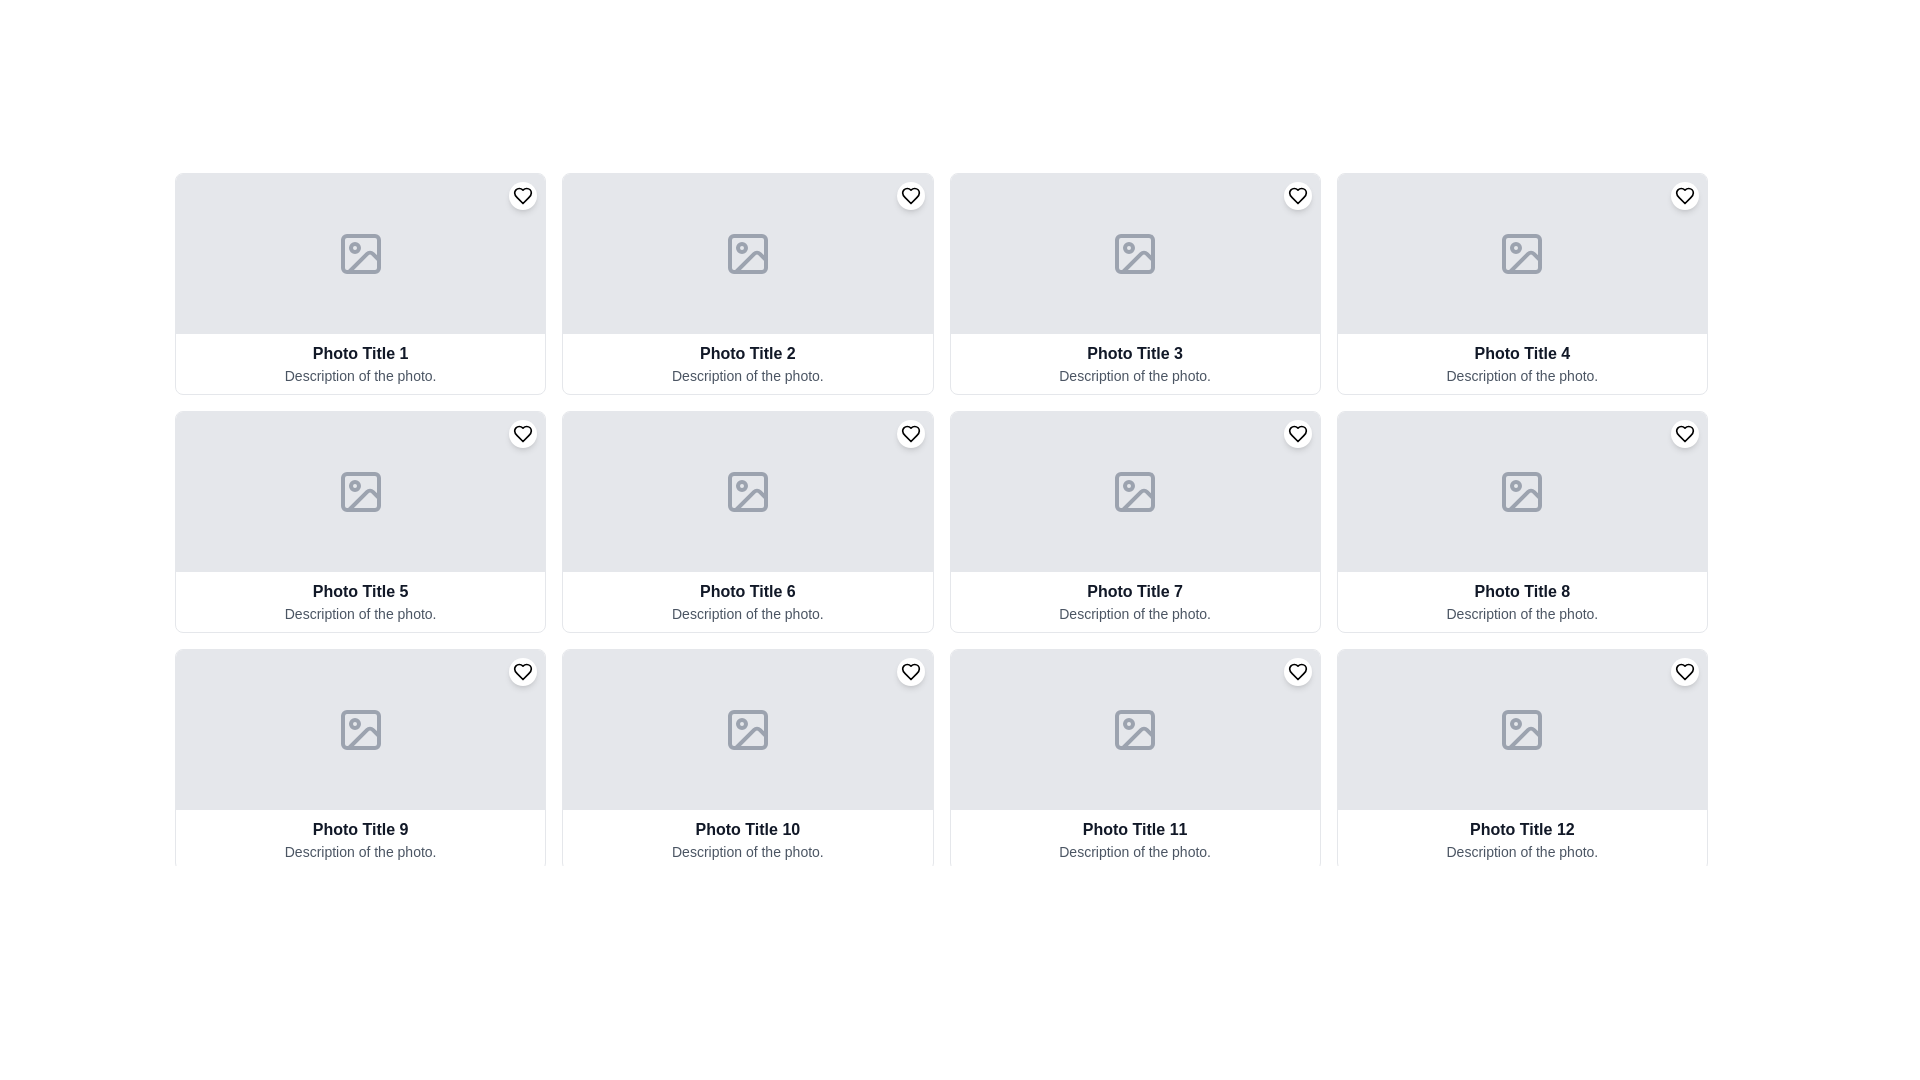 The height and width of the screenshot is (1080, 1920). Describe the element at coordinates (360, 492) in the screenshot. I see `the circular image placeholder icon with a gray color scheme, located in the fifth image slot labeled 'Photo Title 5' in the second row and first column of the grid` at that location.